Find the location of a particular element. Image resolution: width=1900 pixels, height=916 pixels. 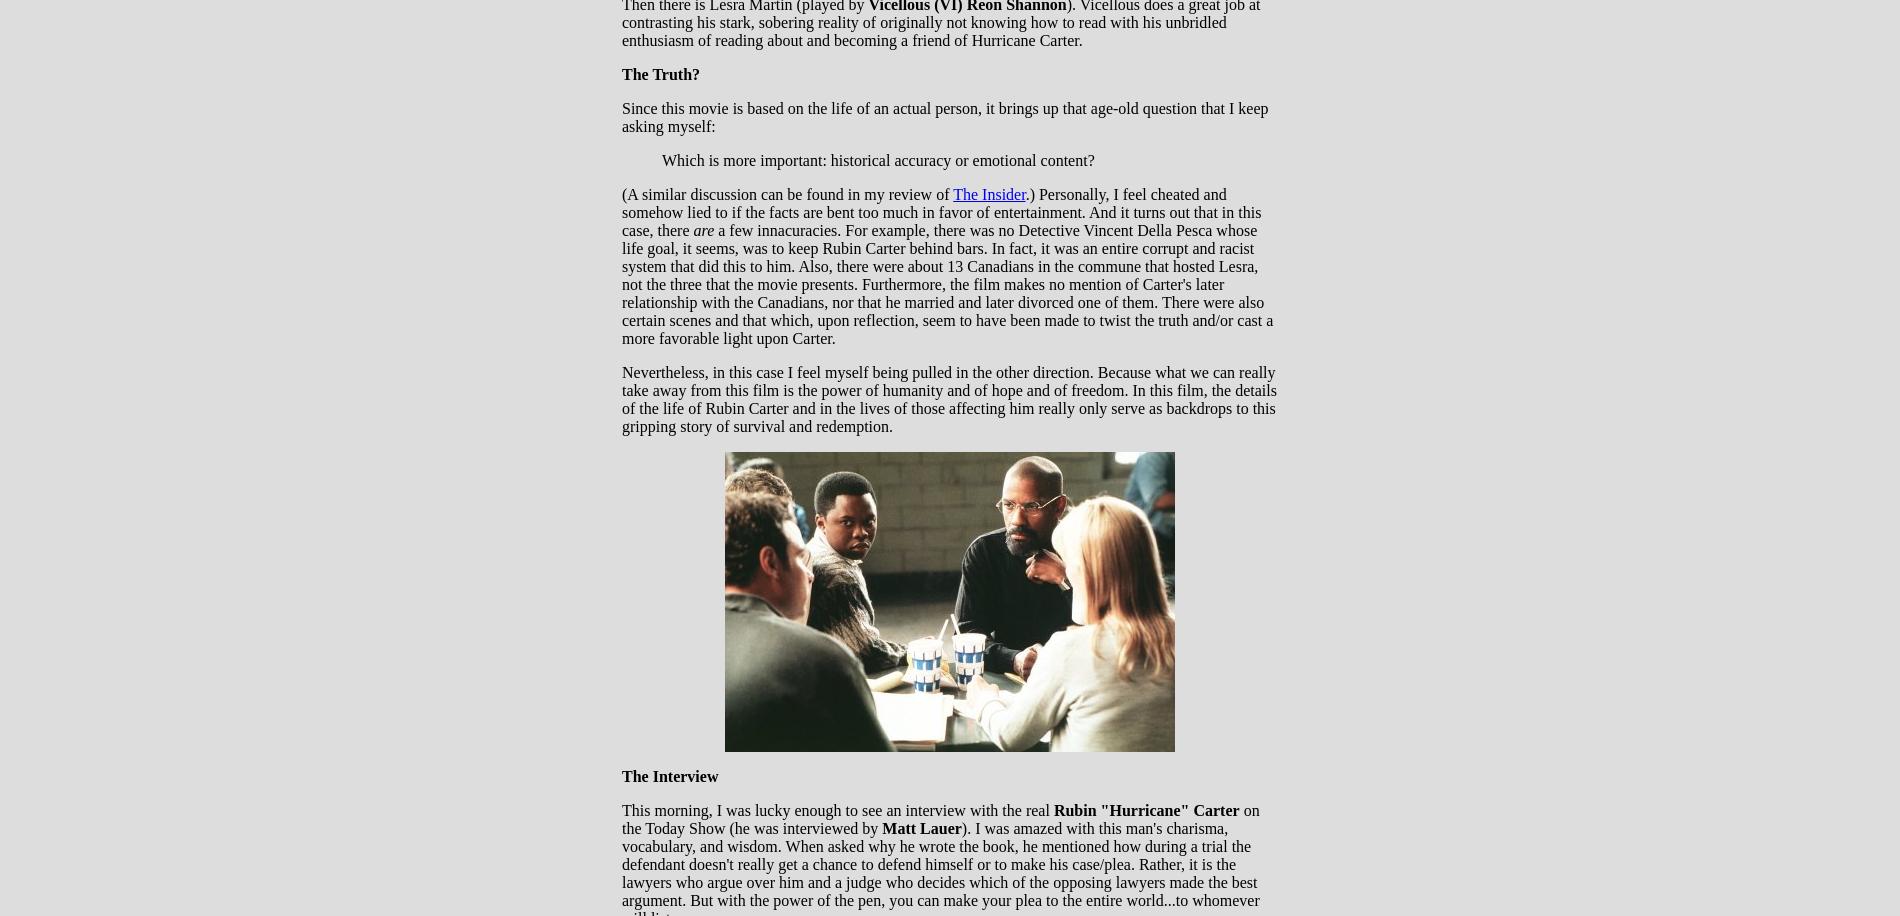

'Nevertheless, in this case I feel myself being pulled in the other direction.  Because what we can really take away from this film is the power of humanity and of hope and of freedom.  In this film, the details of the life of Rubin Carter and in the lives of those affecting him really only serve as backdrops to this gripping story of survival and redemption.' is located at coordinates (622, 399).